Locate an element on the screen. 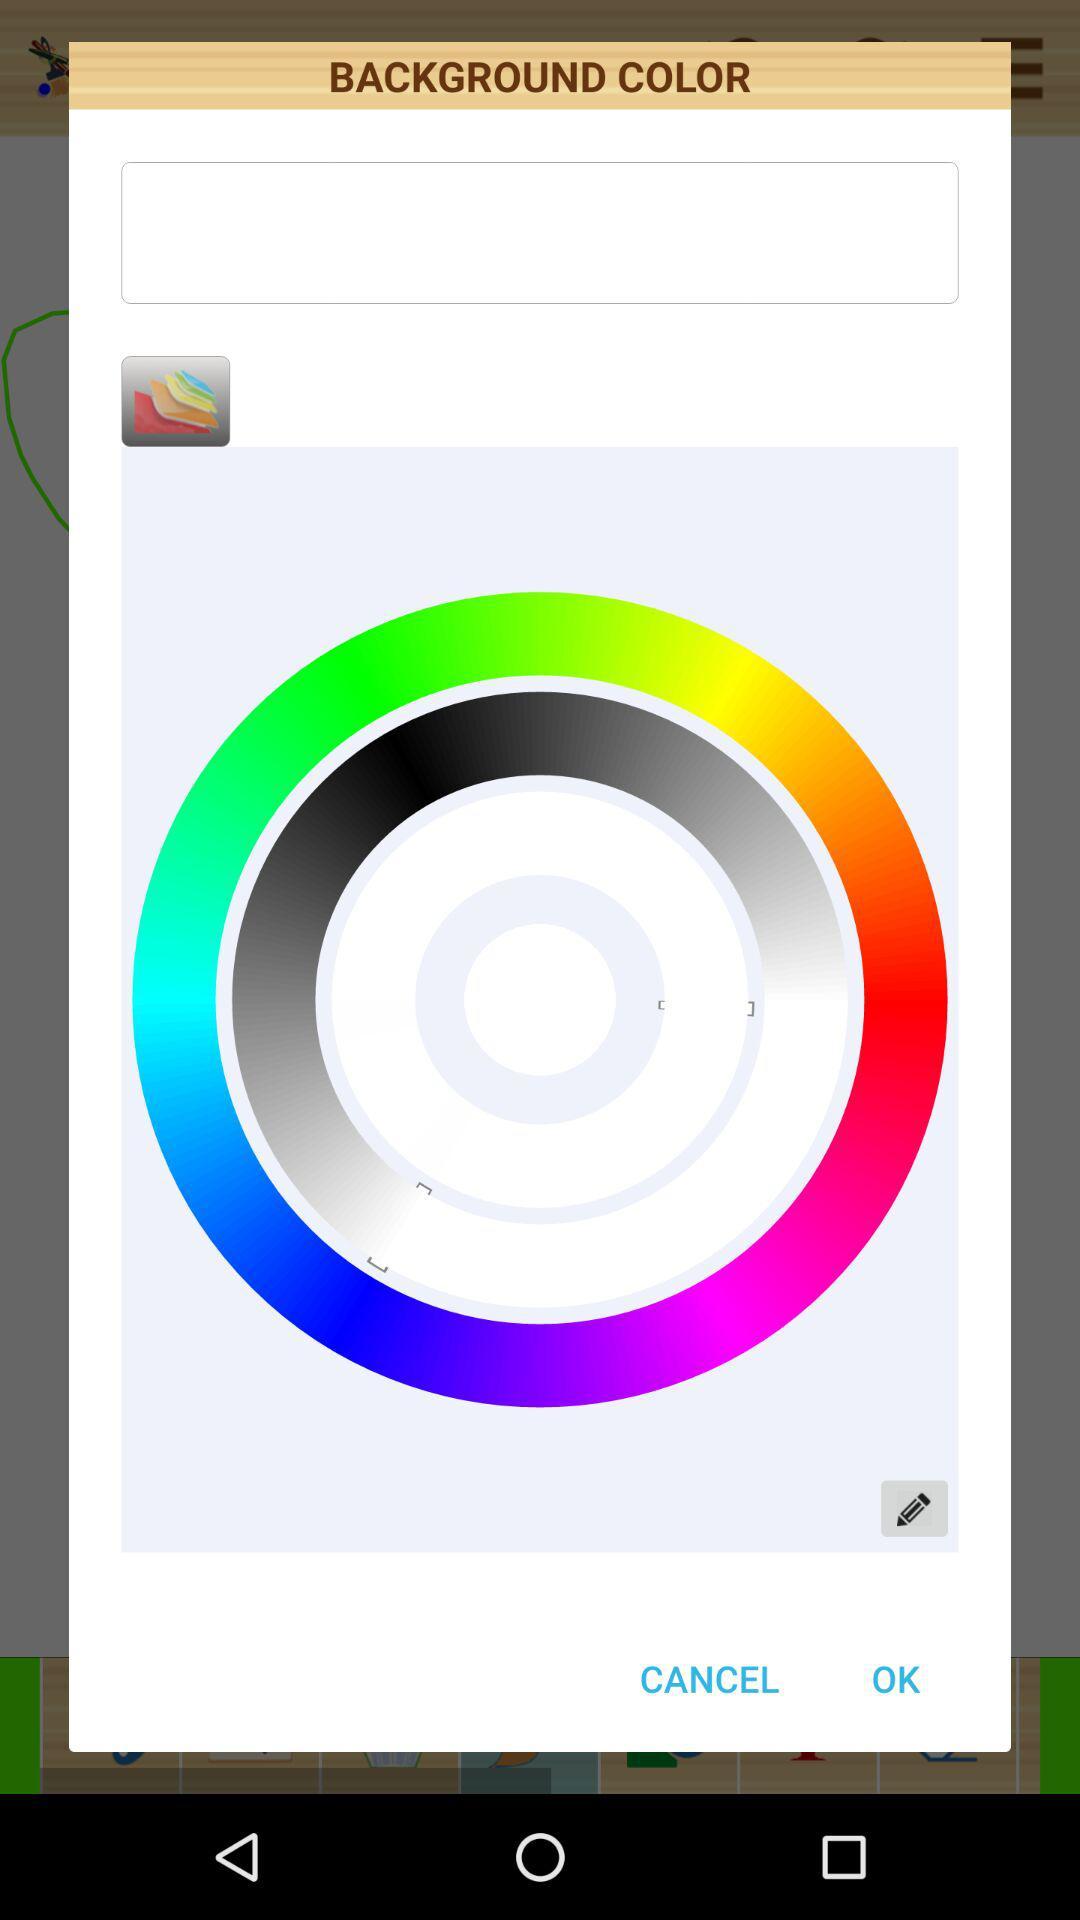  ok is located at coordinates (894, 1678).